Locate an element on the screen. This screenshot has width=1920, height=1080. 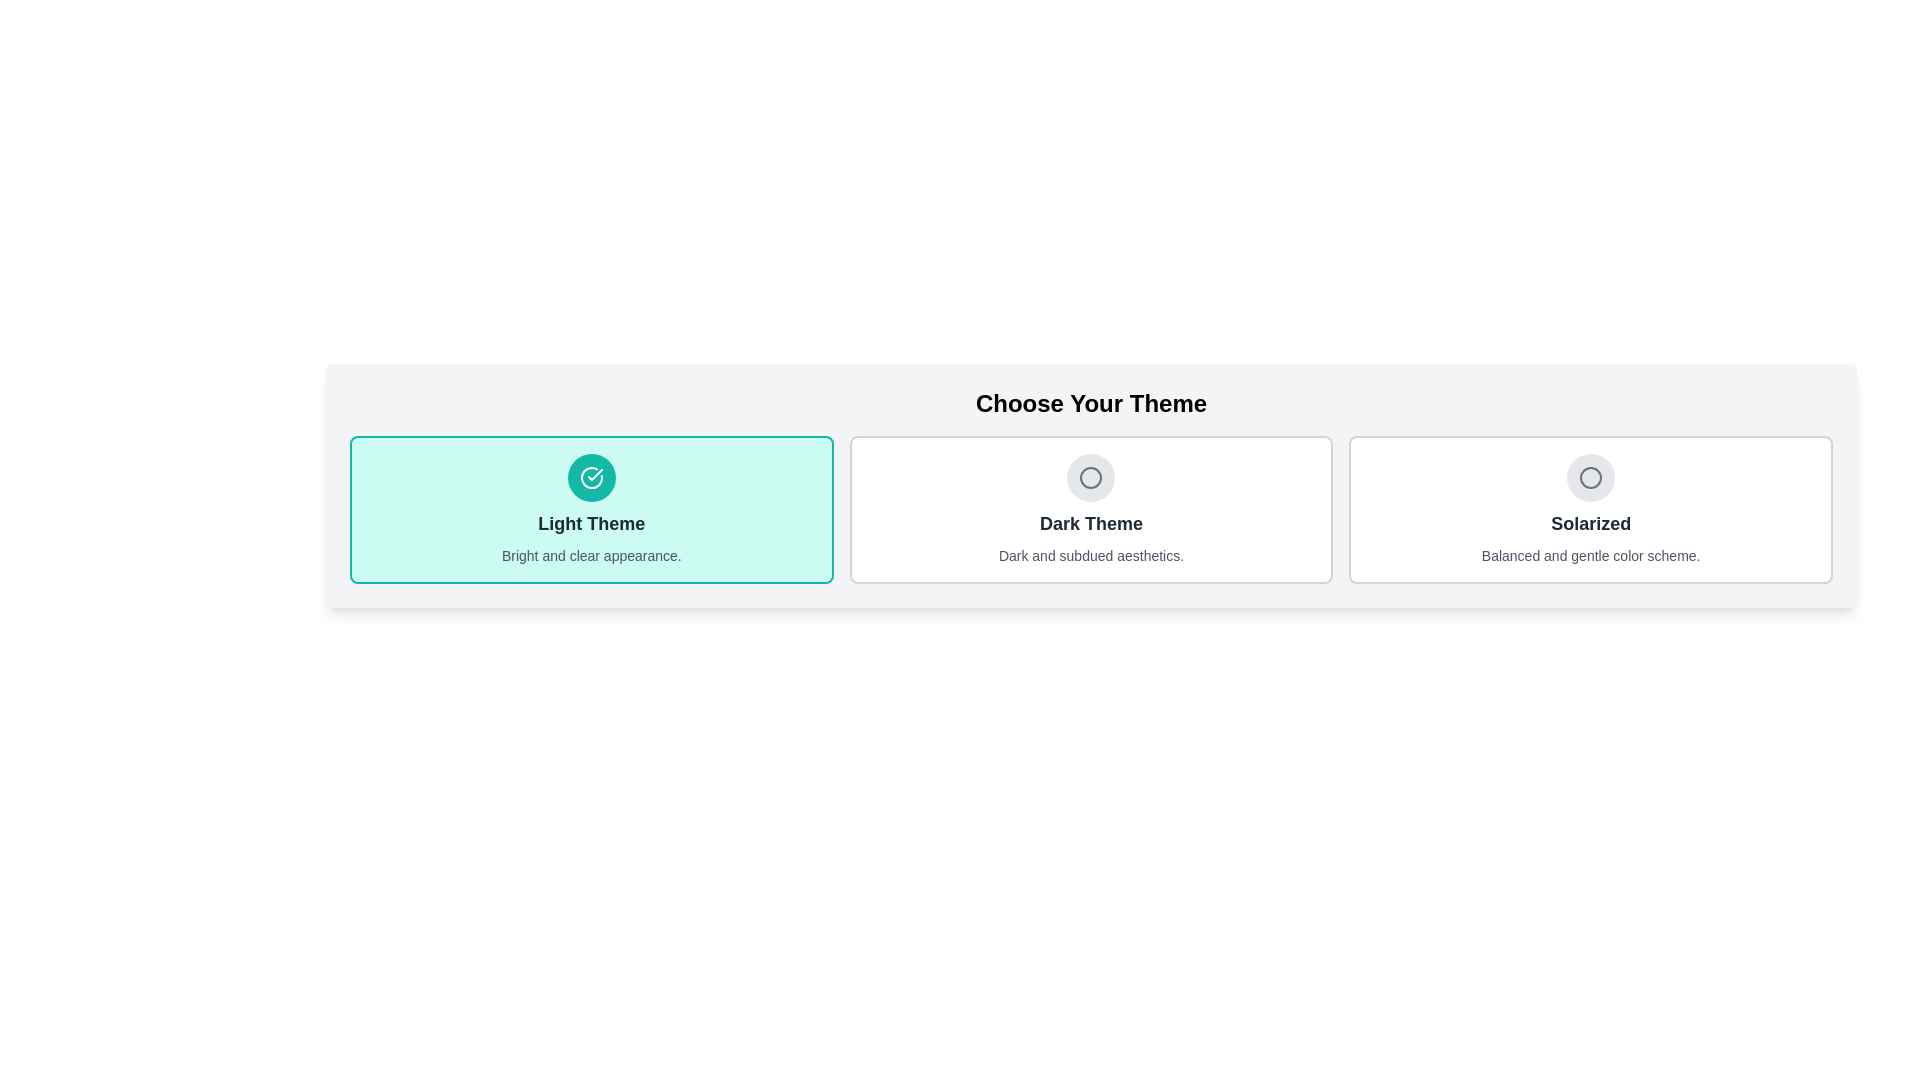
the circular icon with a checkmark inside, which is styled with a teal background is located at coordinates (590, 478).